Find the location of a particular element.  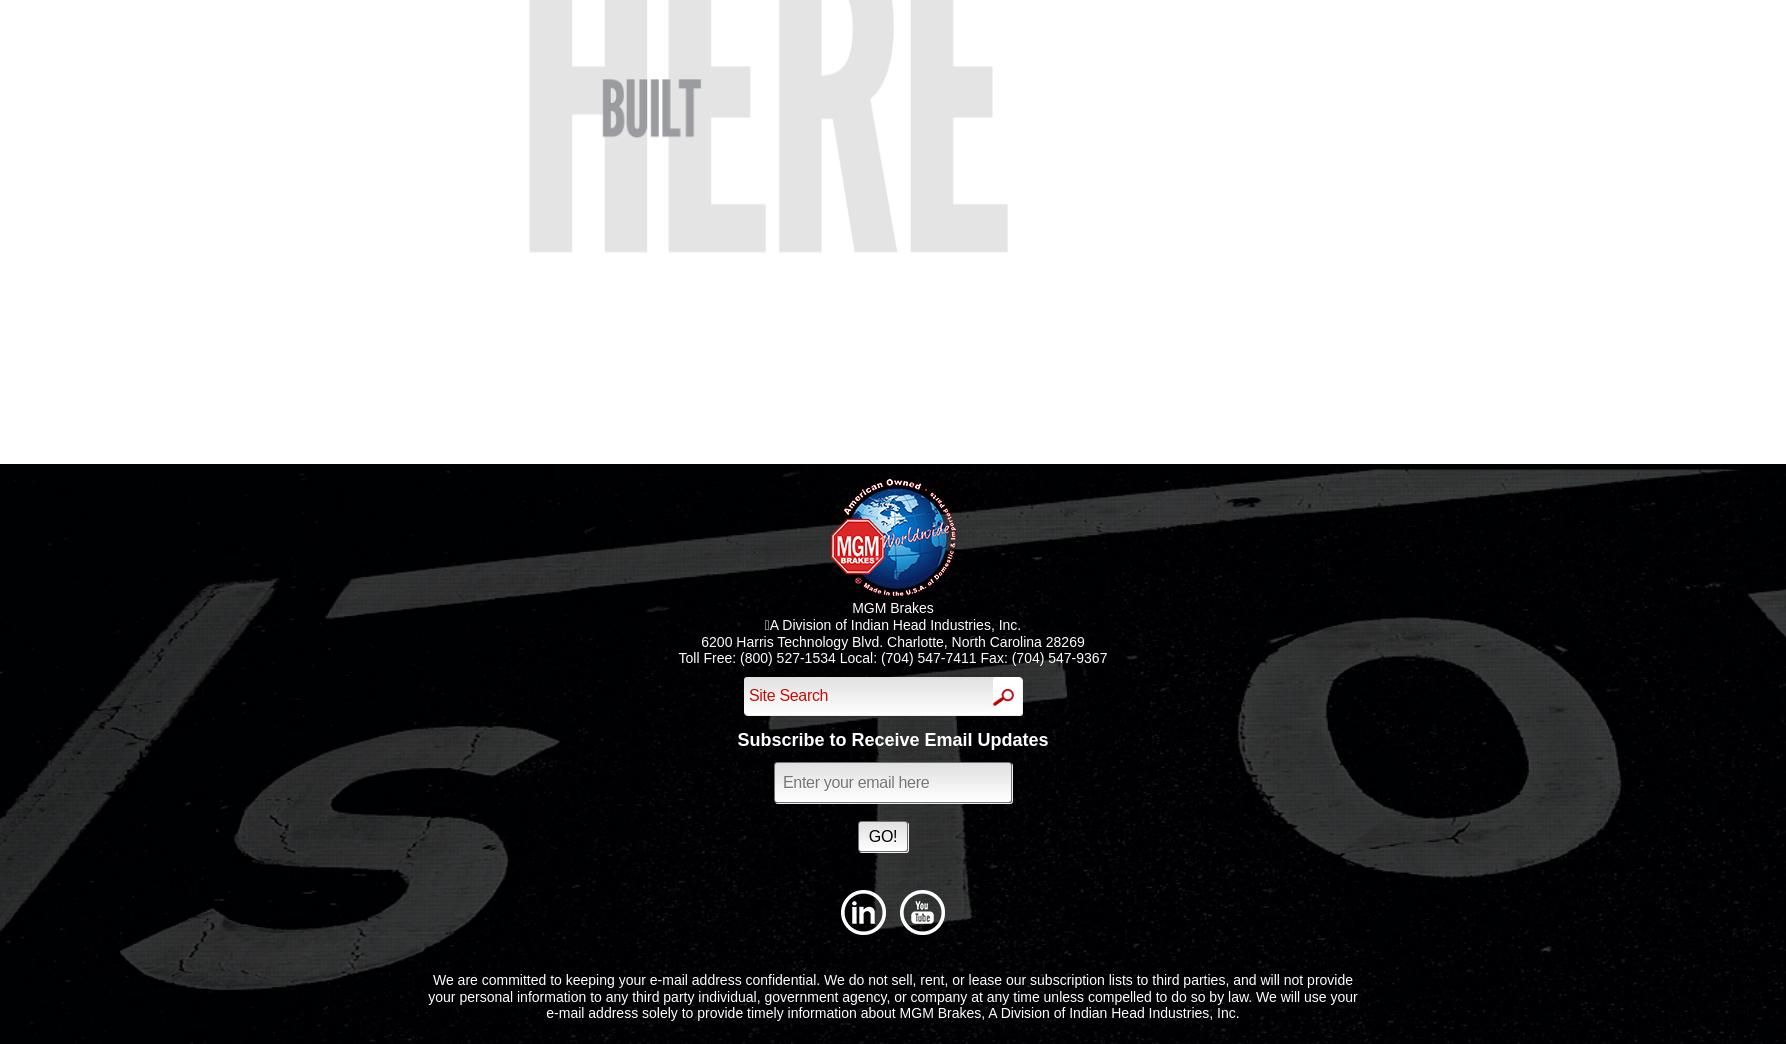

'MGM Brakes' is located at coordinates (891, 606).